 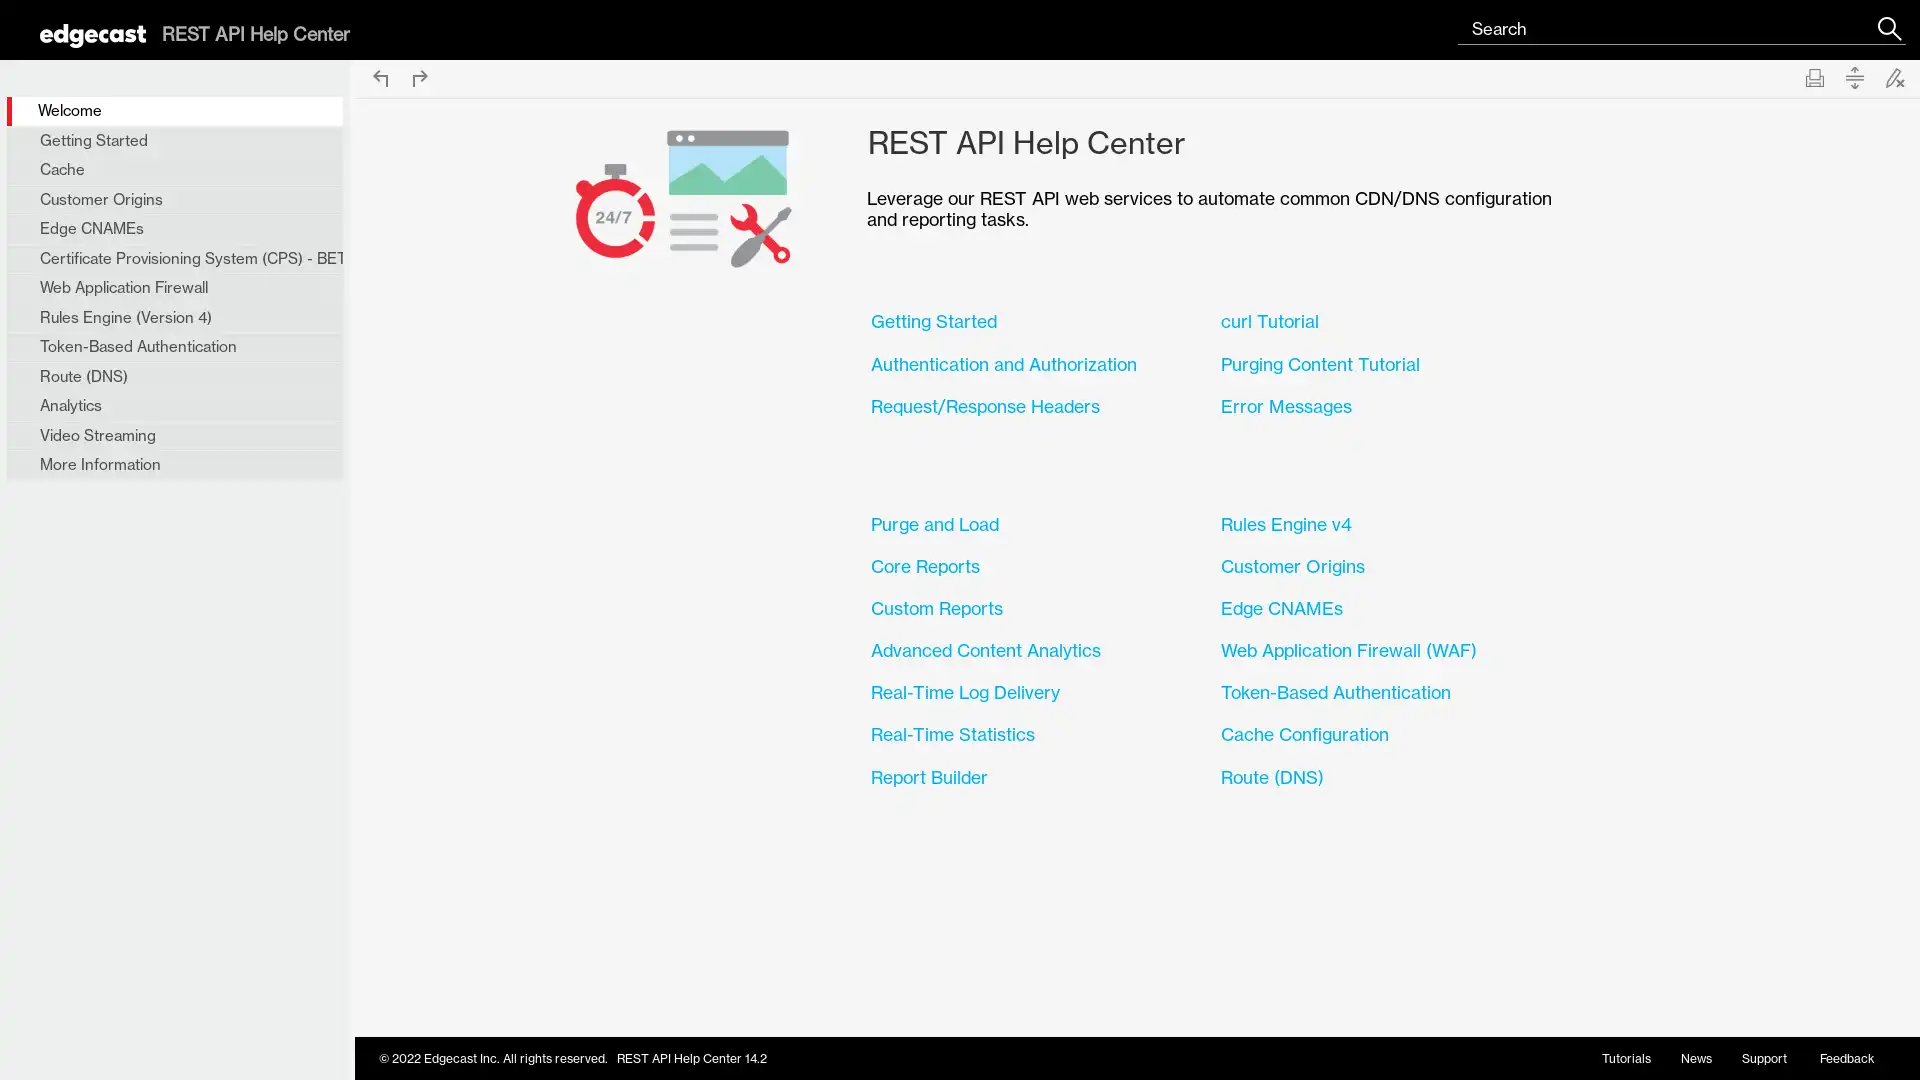 I want to click on previous topic, so click(x=379, y=76).